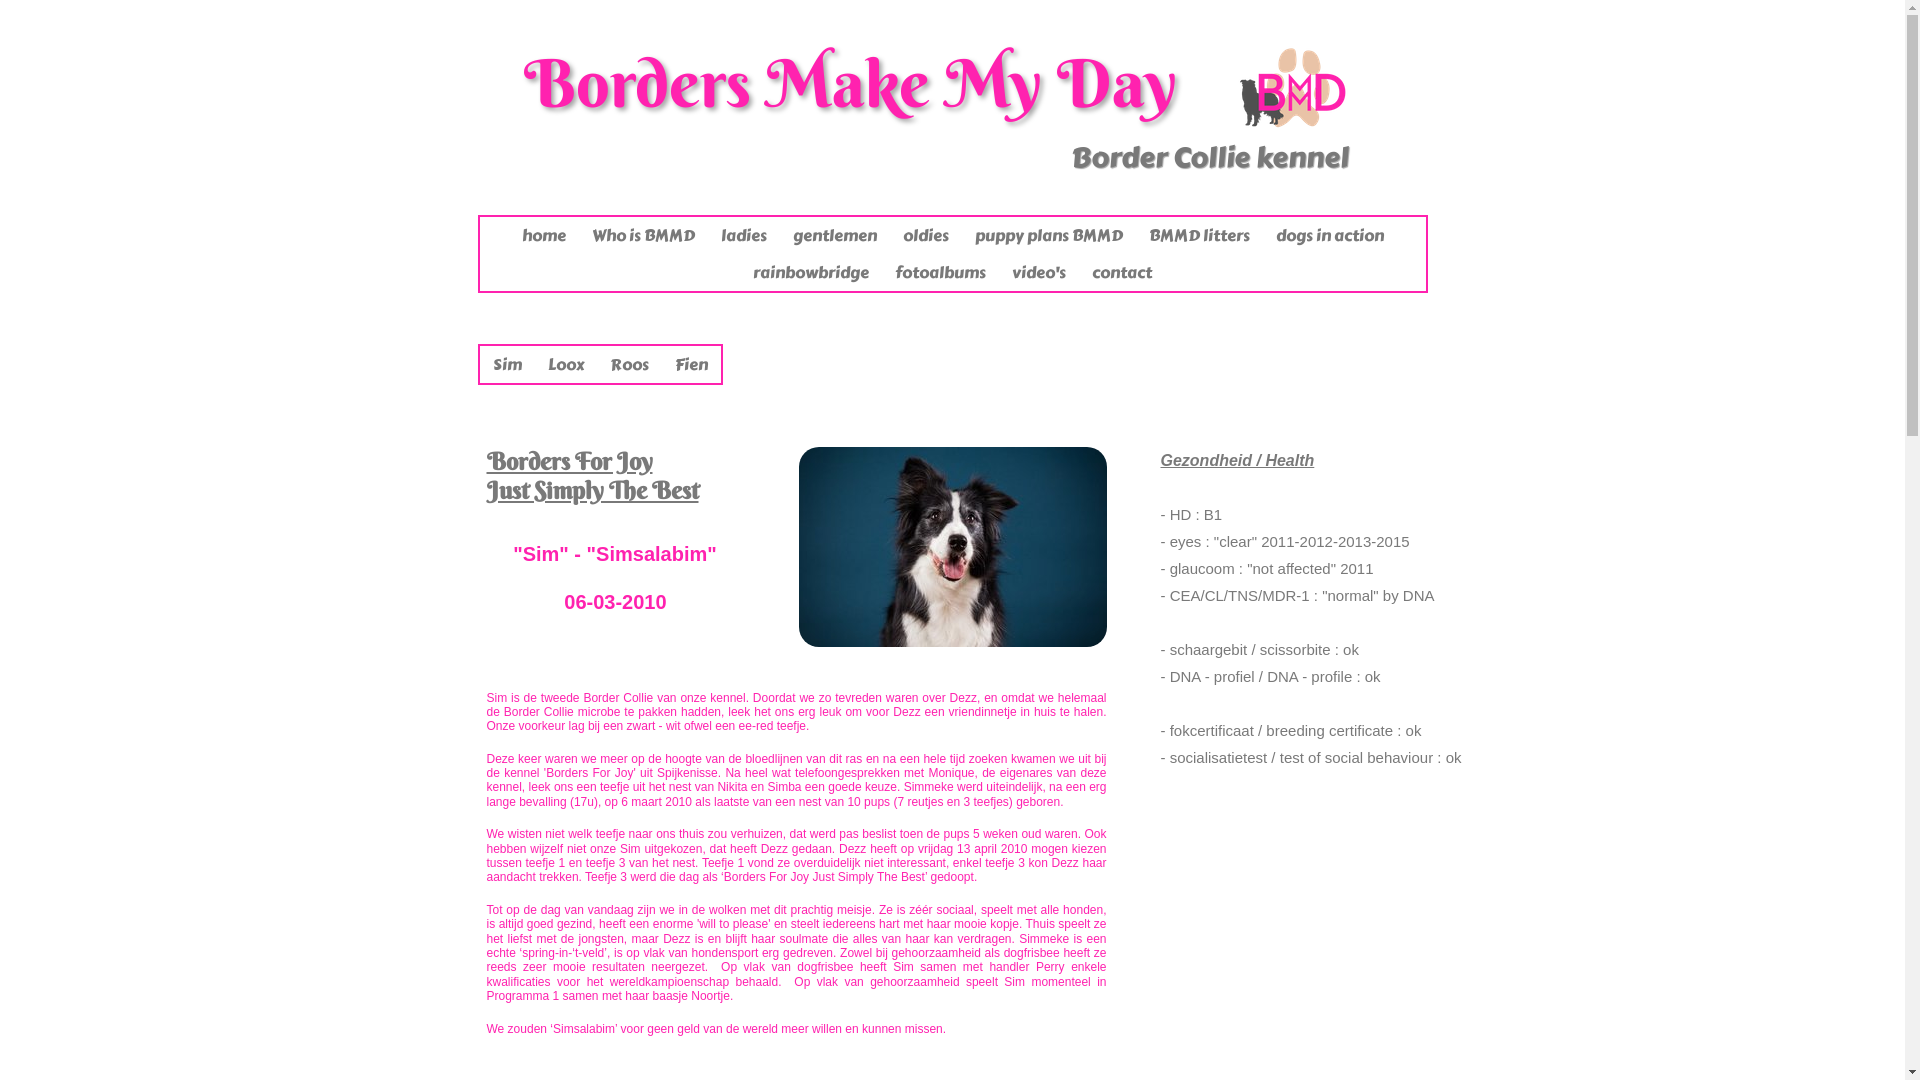  Describe the element at coordinates (627, 364) in the screenshot. I see `'Roos'` at that location.